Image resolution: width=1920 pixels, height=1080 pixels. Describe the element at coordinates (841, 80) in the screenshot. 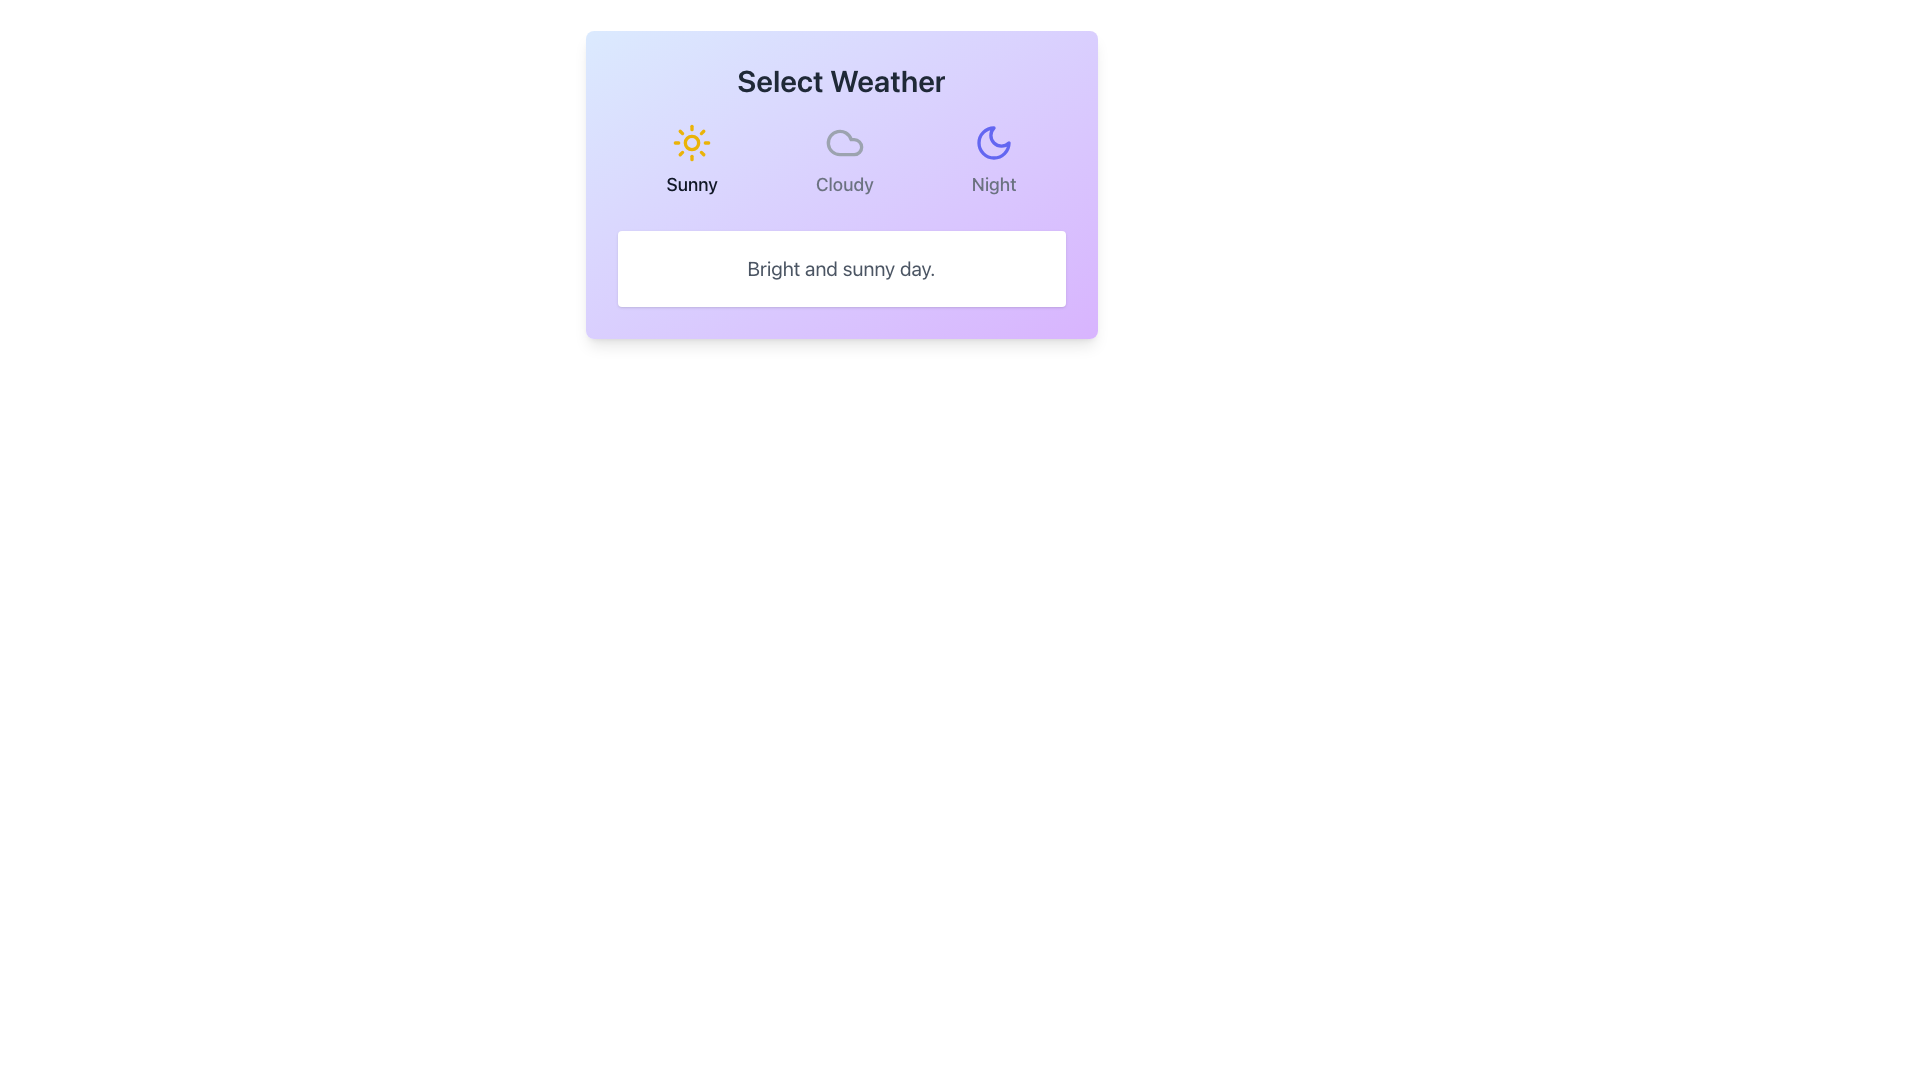

I see `the prominently styled text header labeled 'Select Weather', which is centrally aligned in a card-like panel and positioned above the weather options` at that location.